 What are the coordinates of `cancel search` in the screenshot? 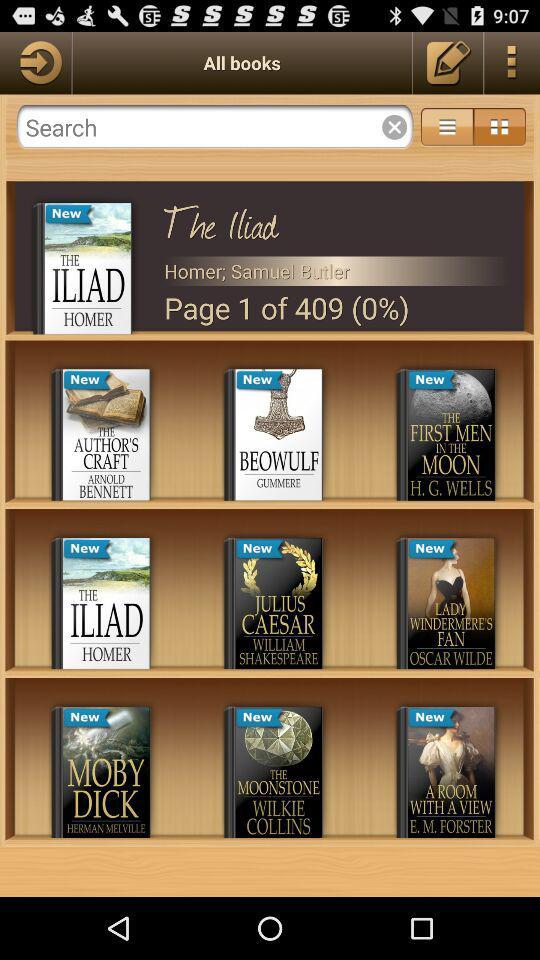 It's located at (394, 126).